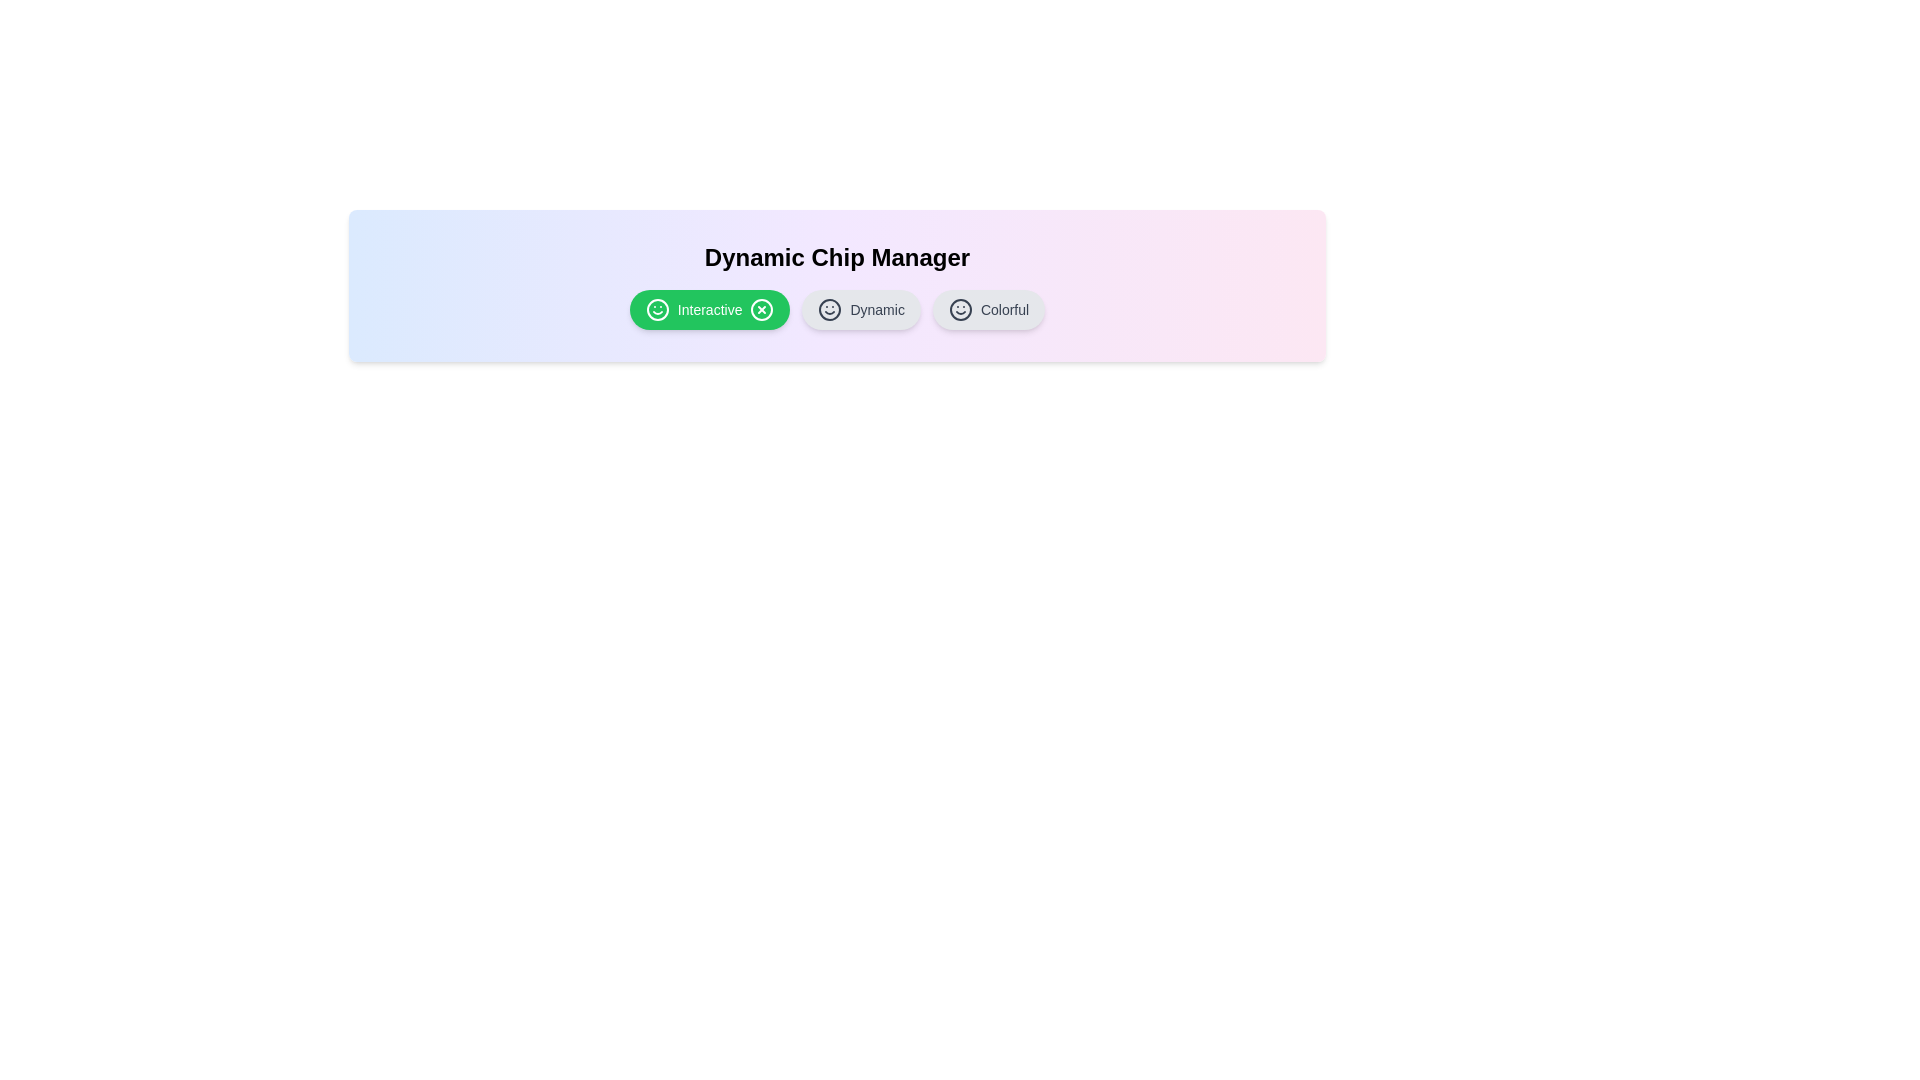 This screenshot has height=1080, width=1920. I want to click on the chip labeled Dynamic, so click(860, 309).